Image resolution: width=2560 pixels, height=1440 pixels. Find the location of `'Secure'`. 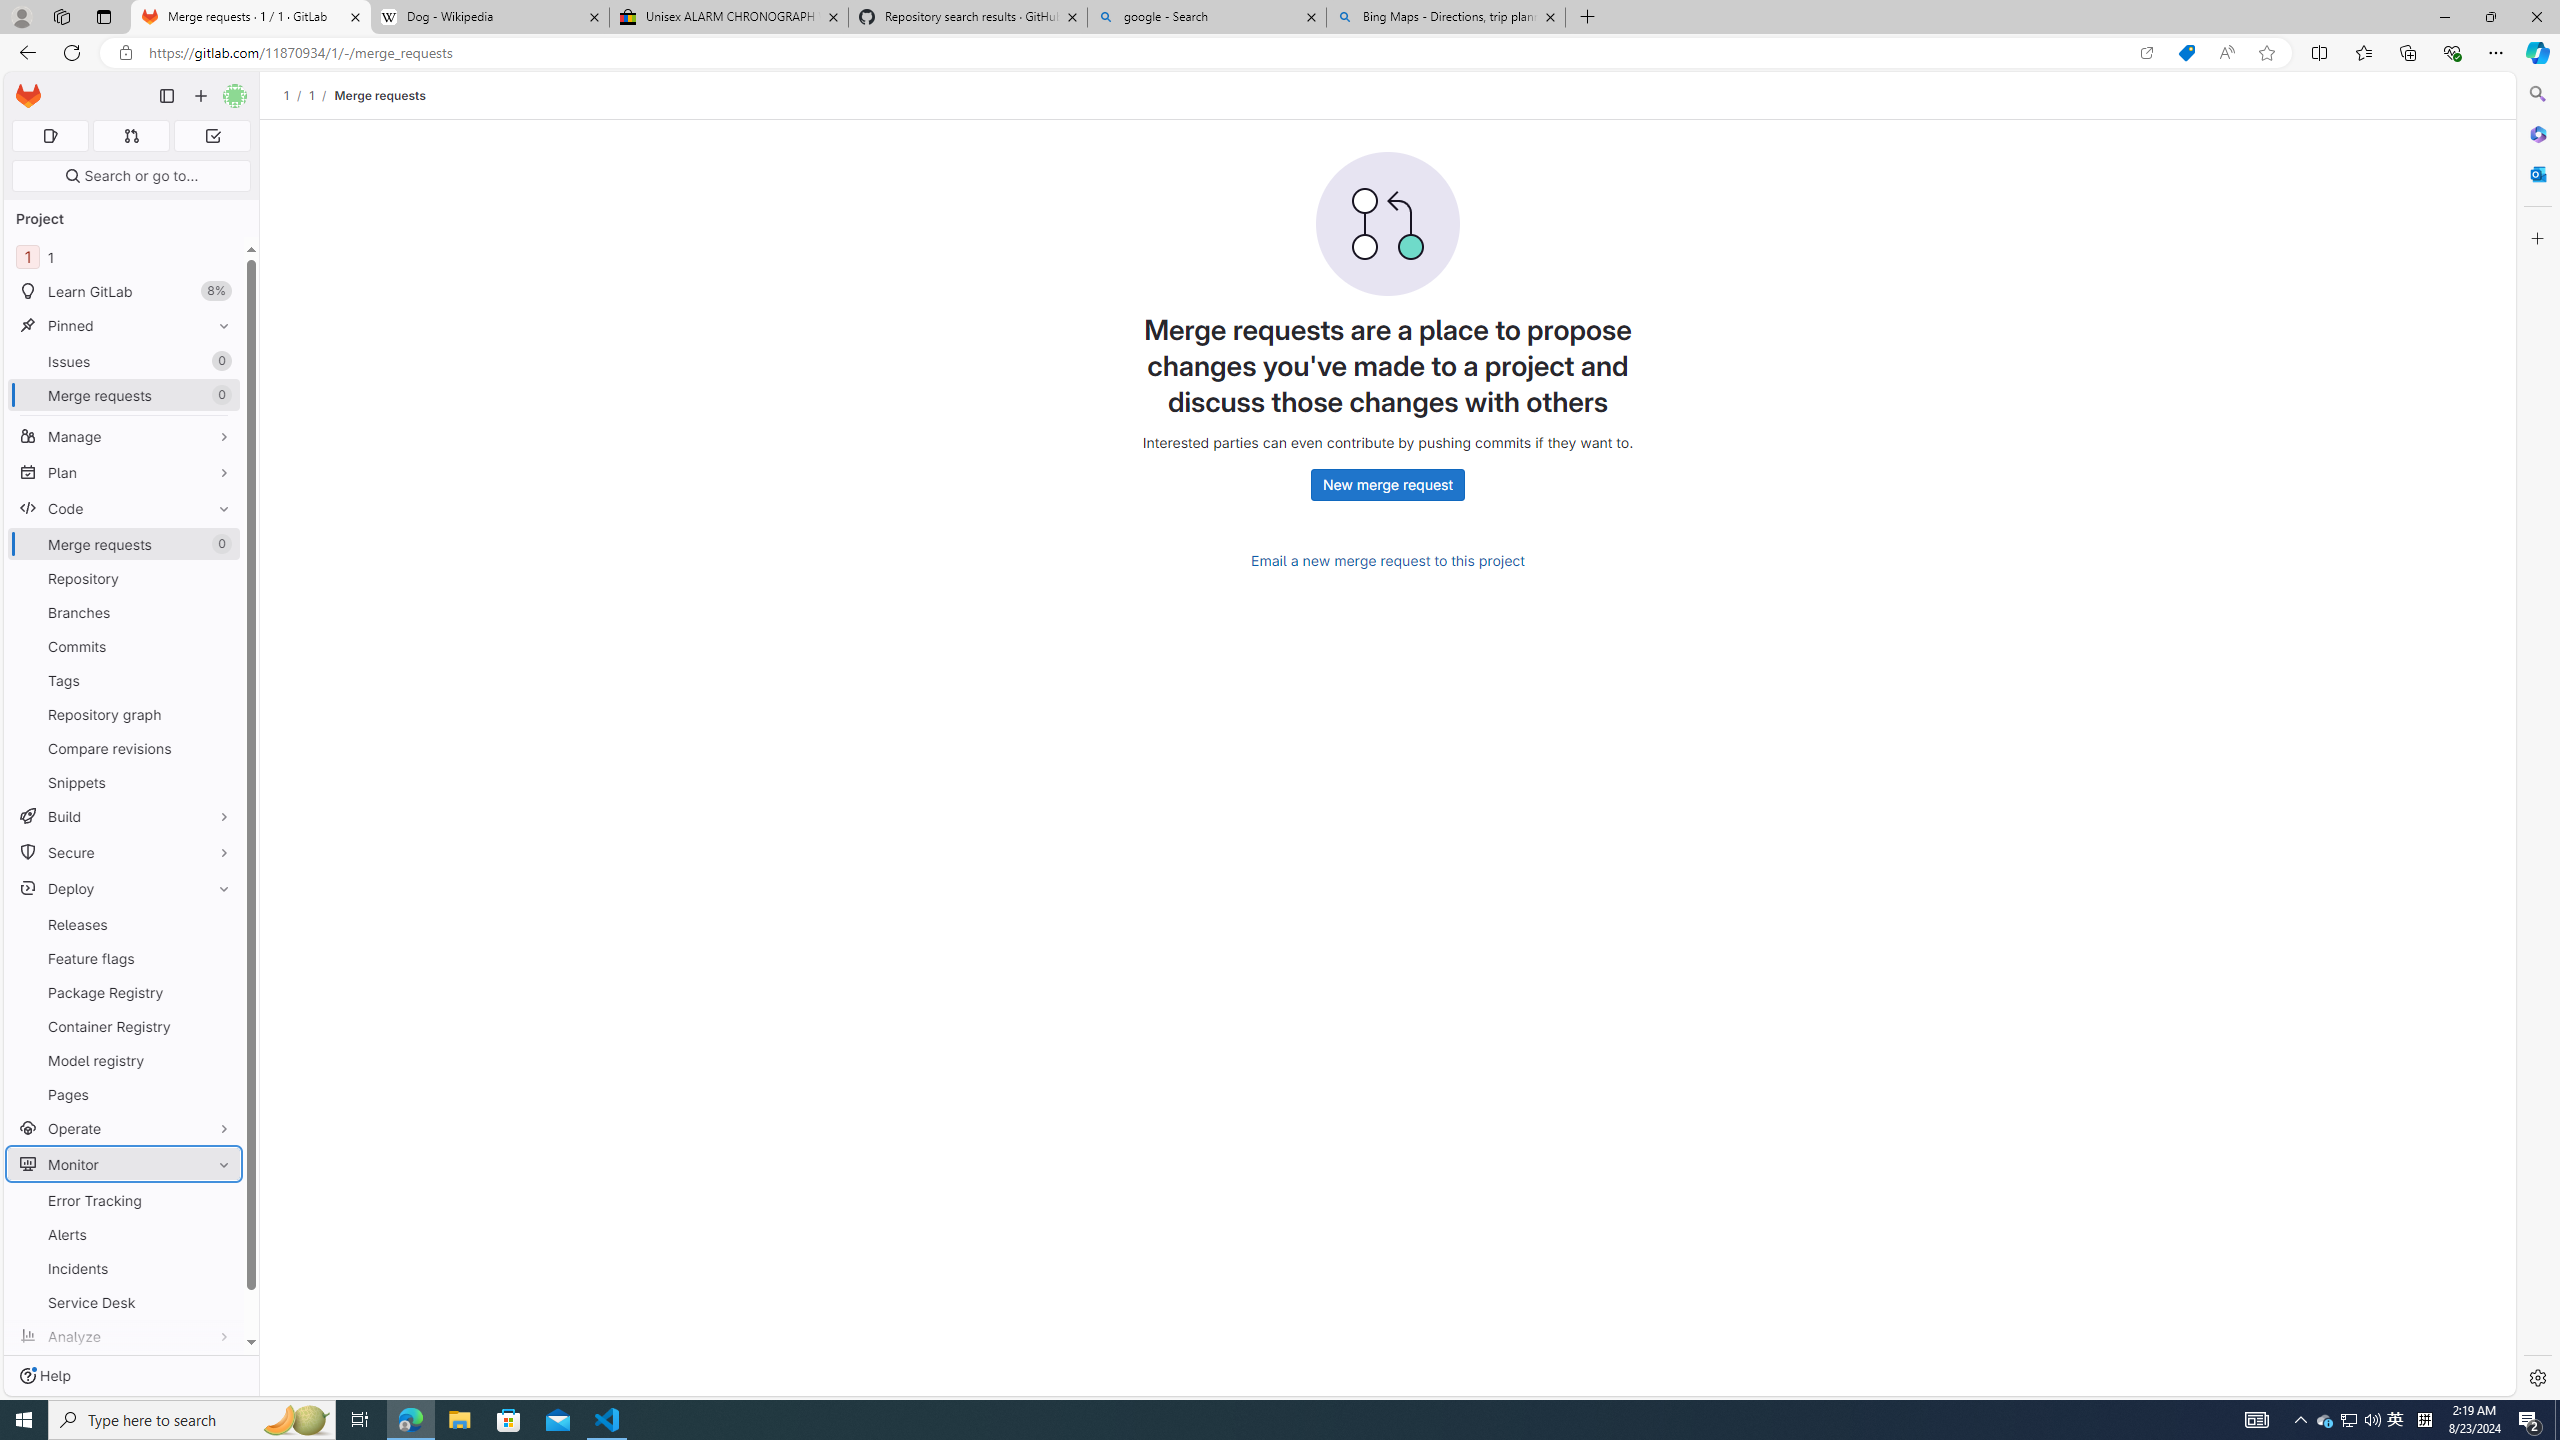

'Secure' is located at coordinates (123, 851).